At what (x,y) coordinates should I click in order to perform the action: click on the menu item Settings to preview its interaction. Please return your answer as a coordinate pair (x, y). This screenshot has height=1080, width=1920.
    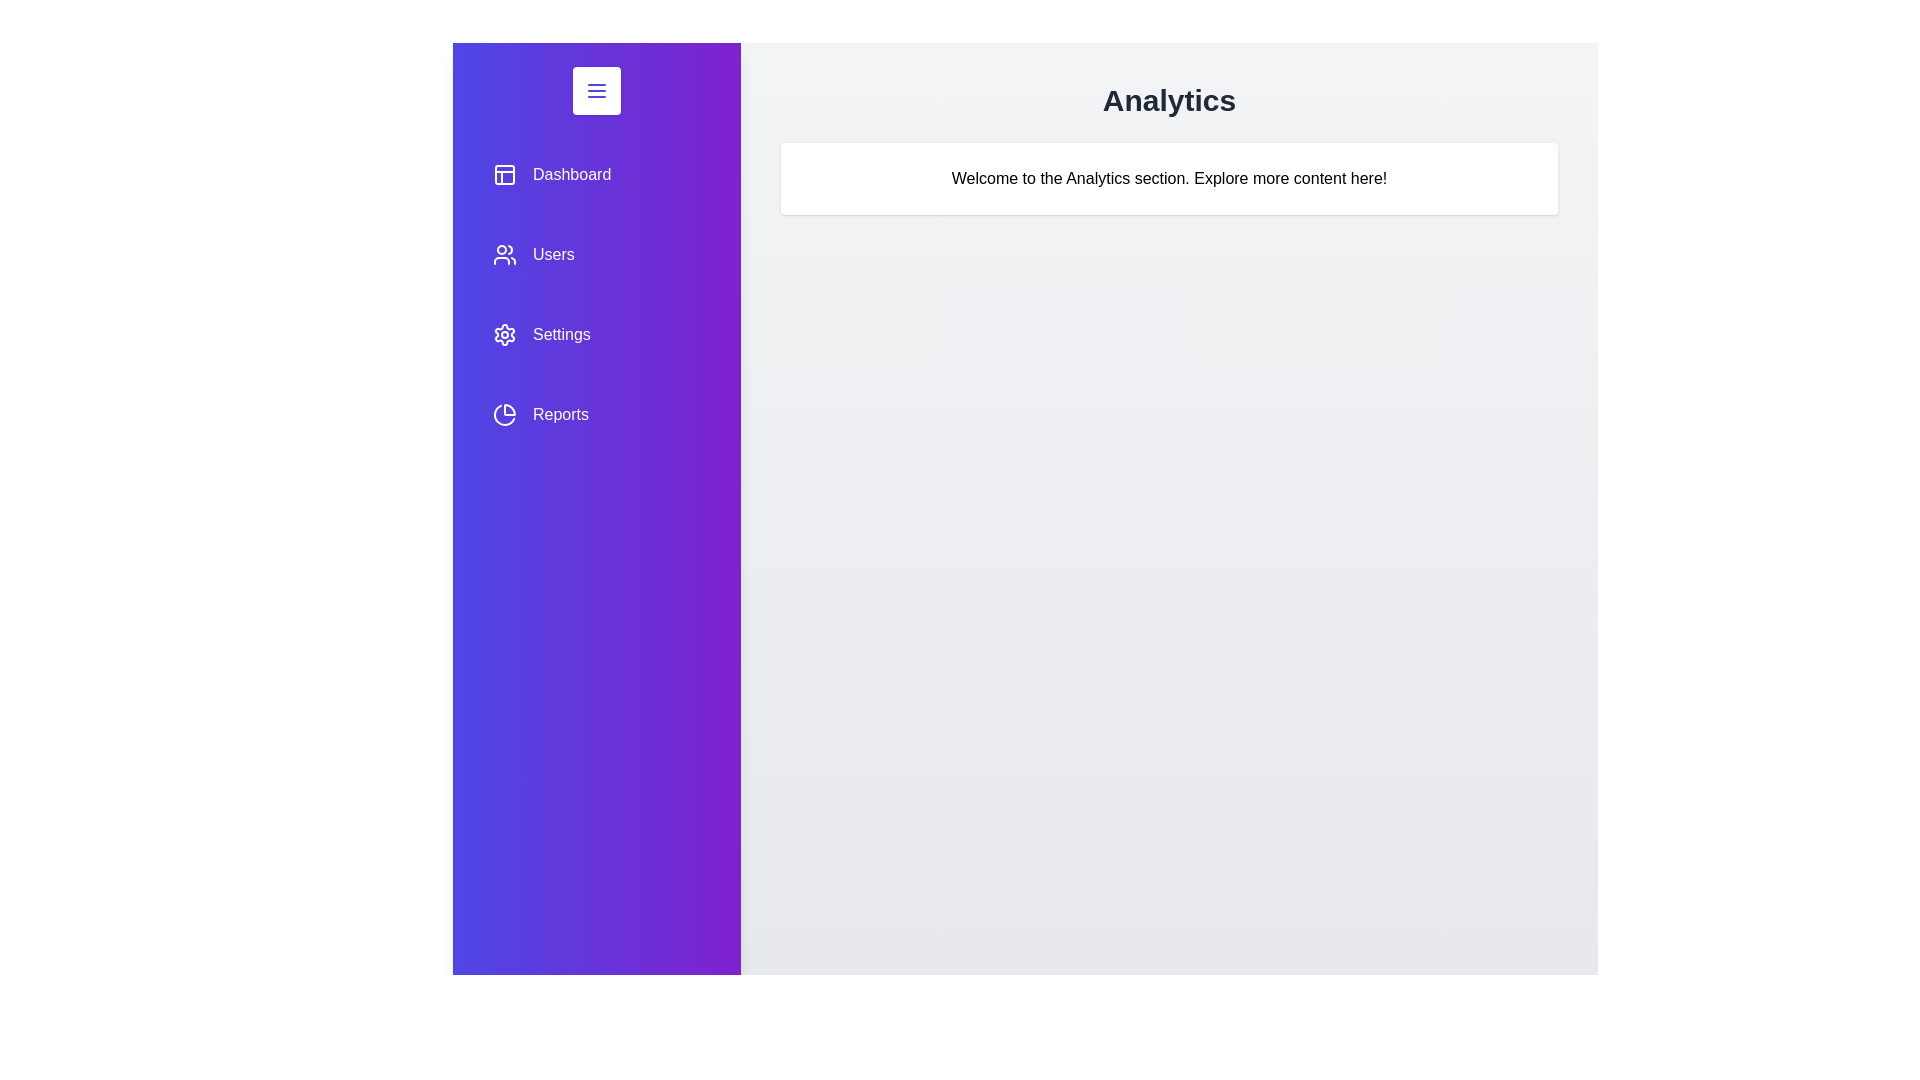
    Looking at the image, I should click on (595, 334).